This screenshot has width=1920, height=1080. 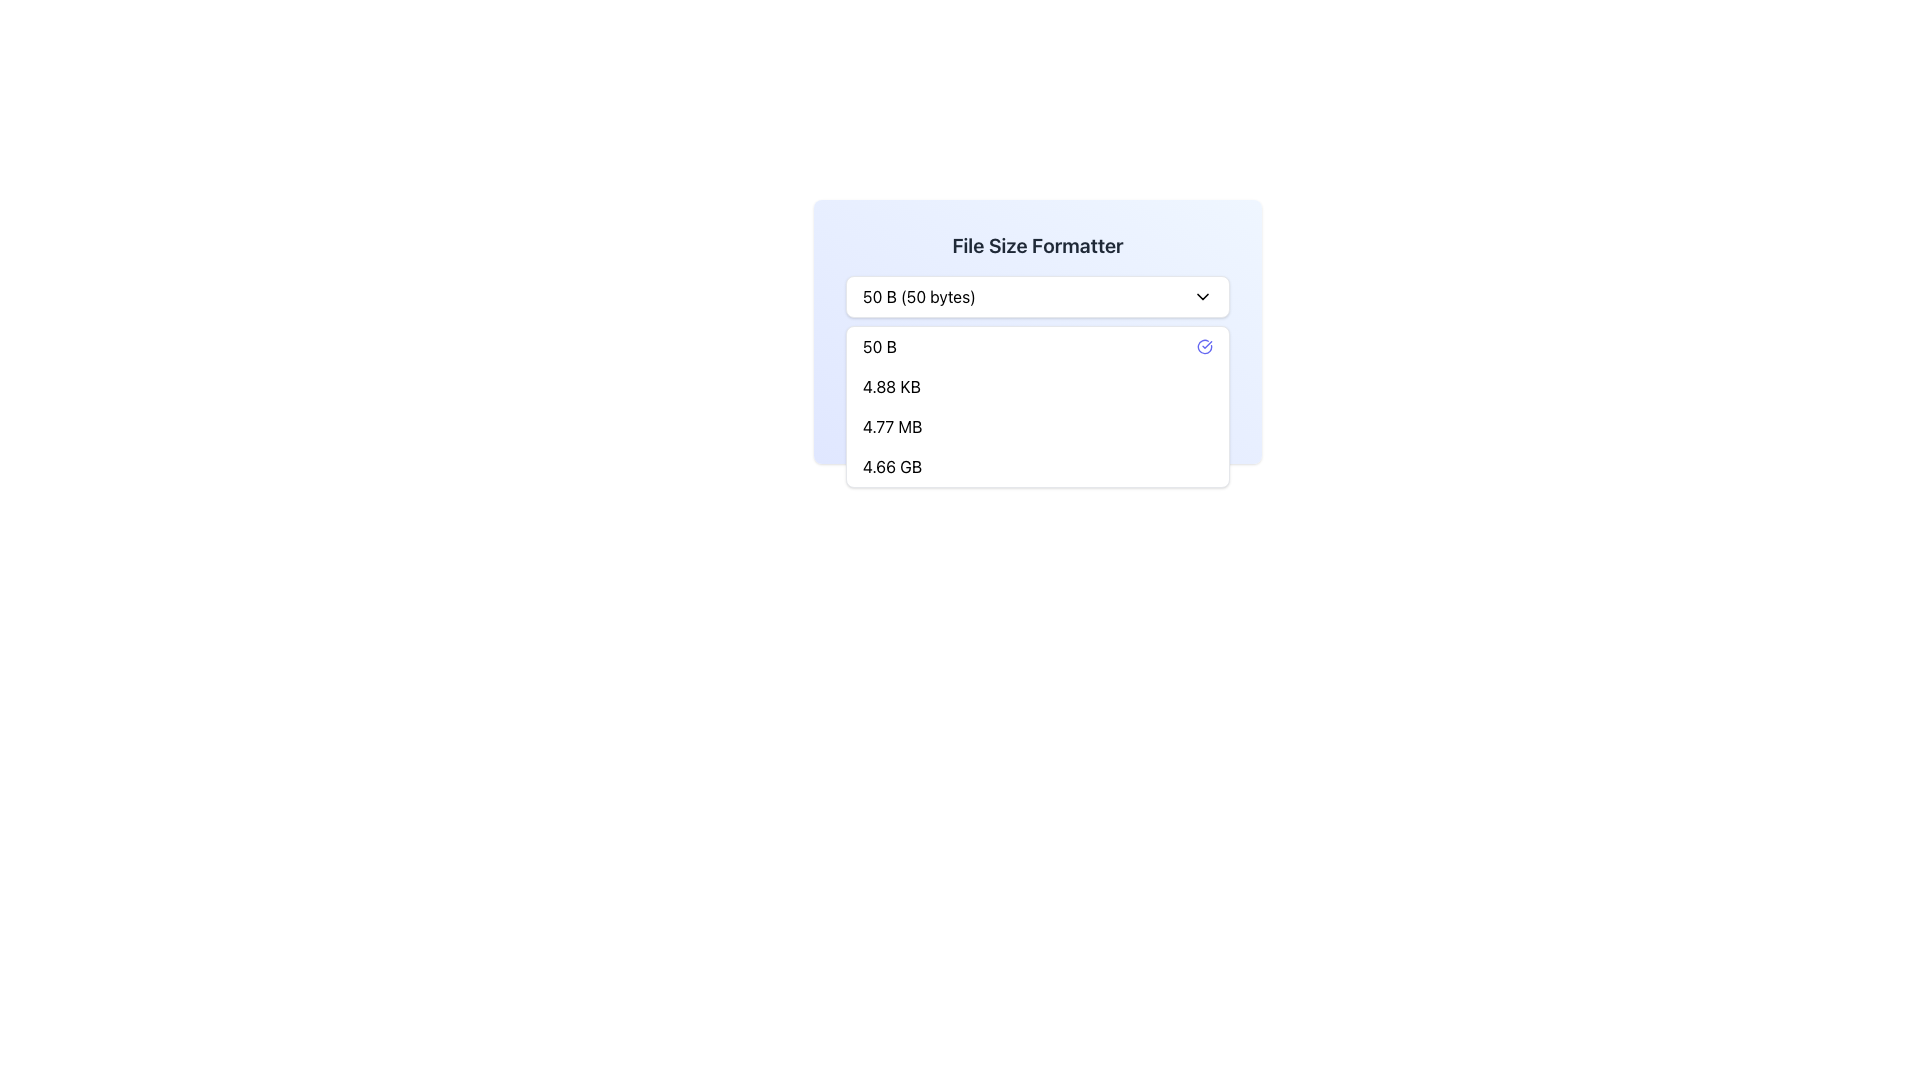 I want to click on the first option in the 'File Size Formatter' dropdown menu, so click(x=1037, y=346).